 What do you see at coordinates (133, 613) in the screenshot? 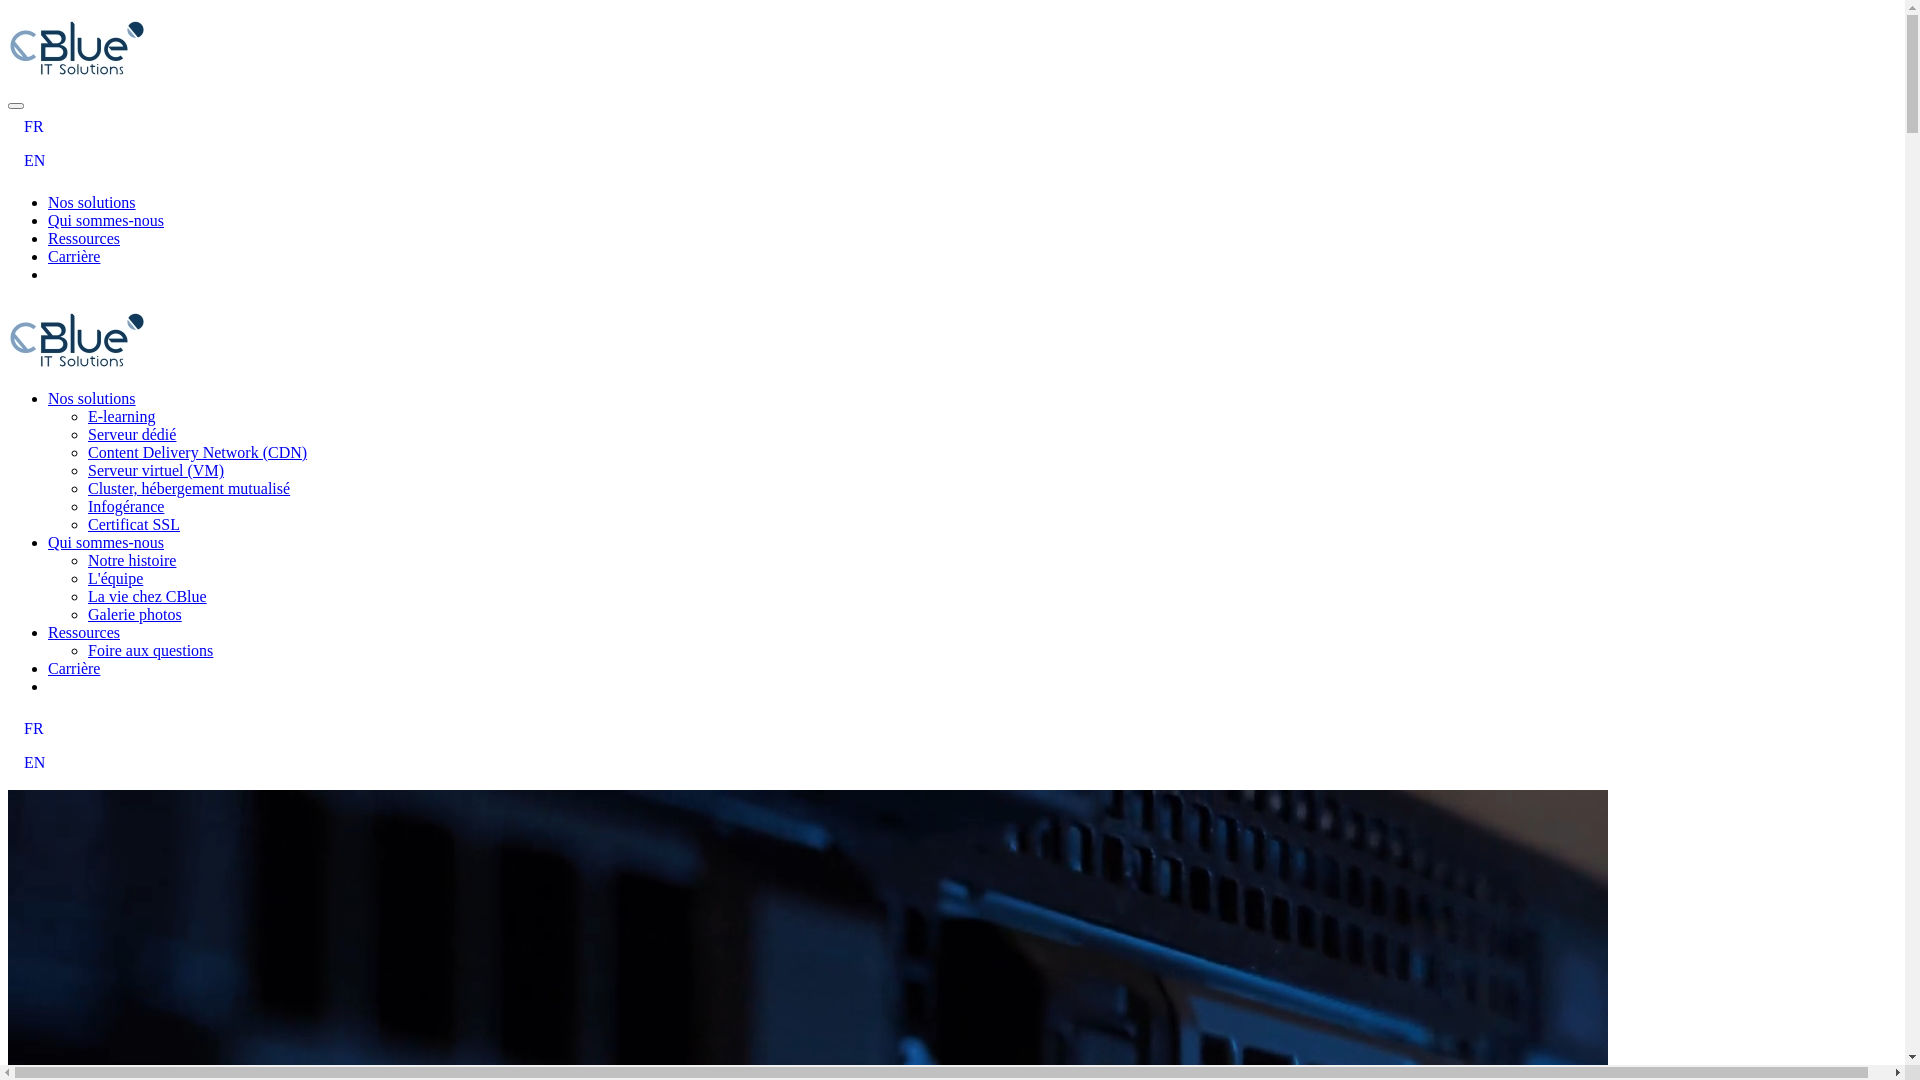
I see `'Galerie photos'` at bounding box center [133, 613].